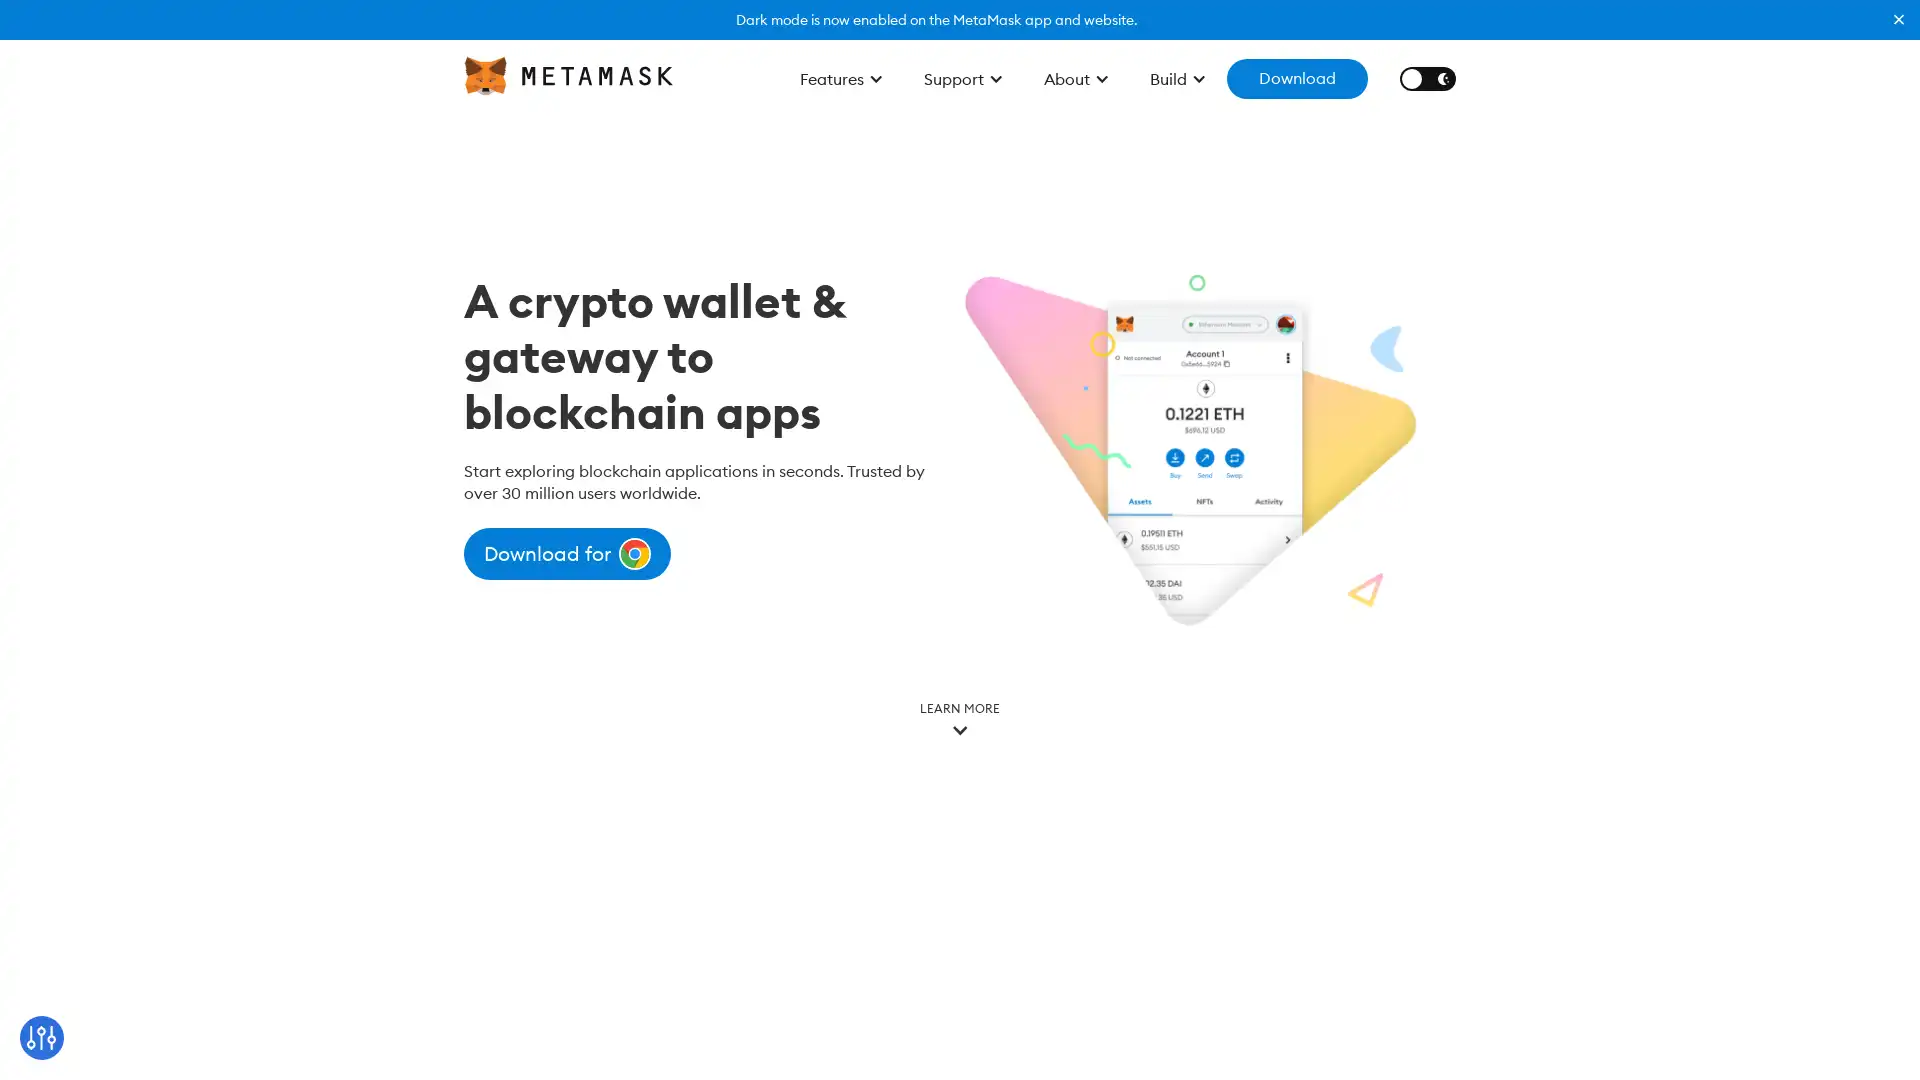 The width and height of the screenshot is (1920, 1080). I want to click on Open accessibility options, statement and help, so click(42, 1036).